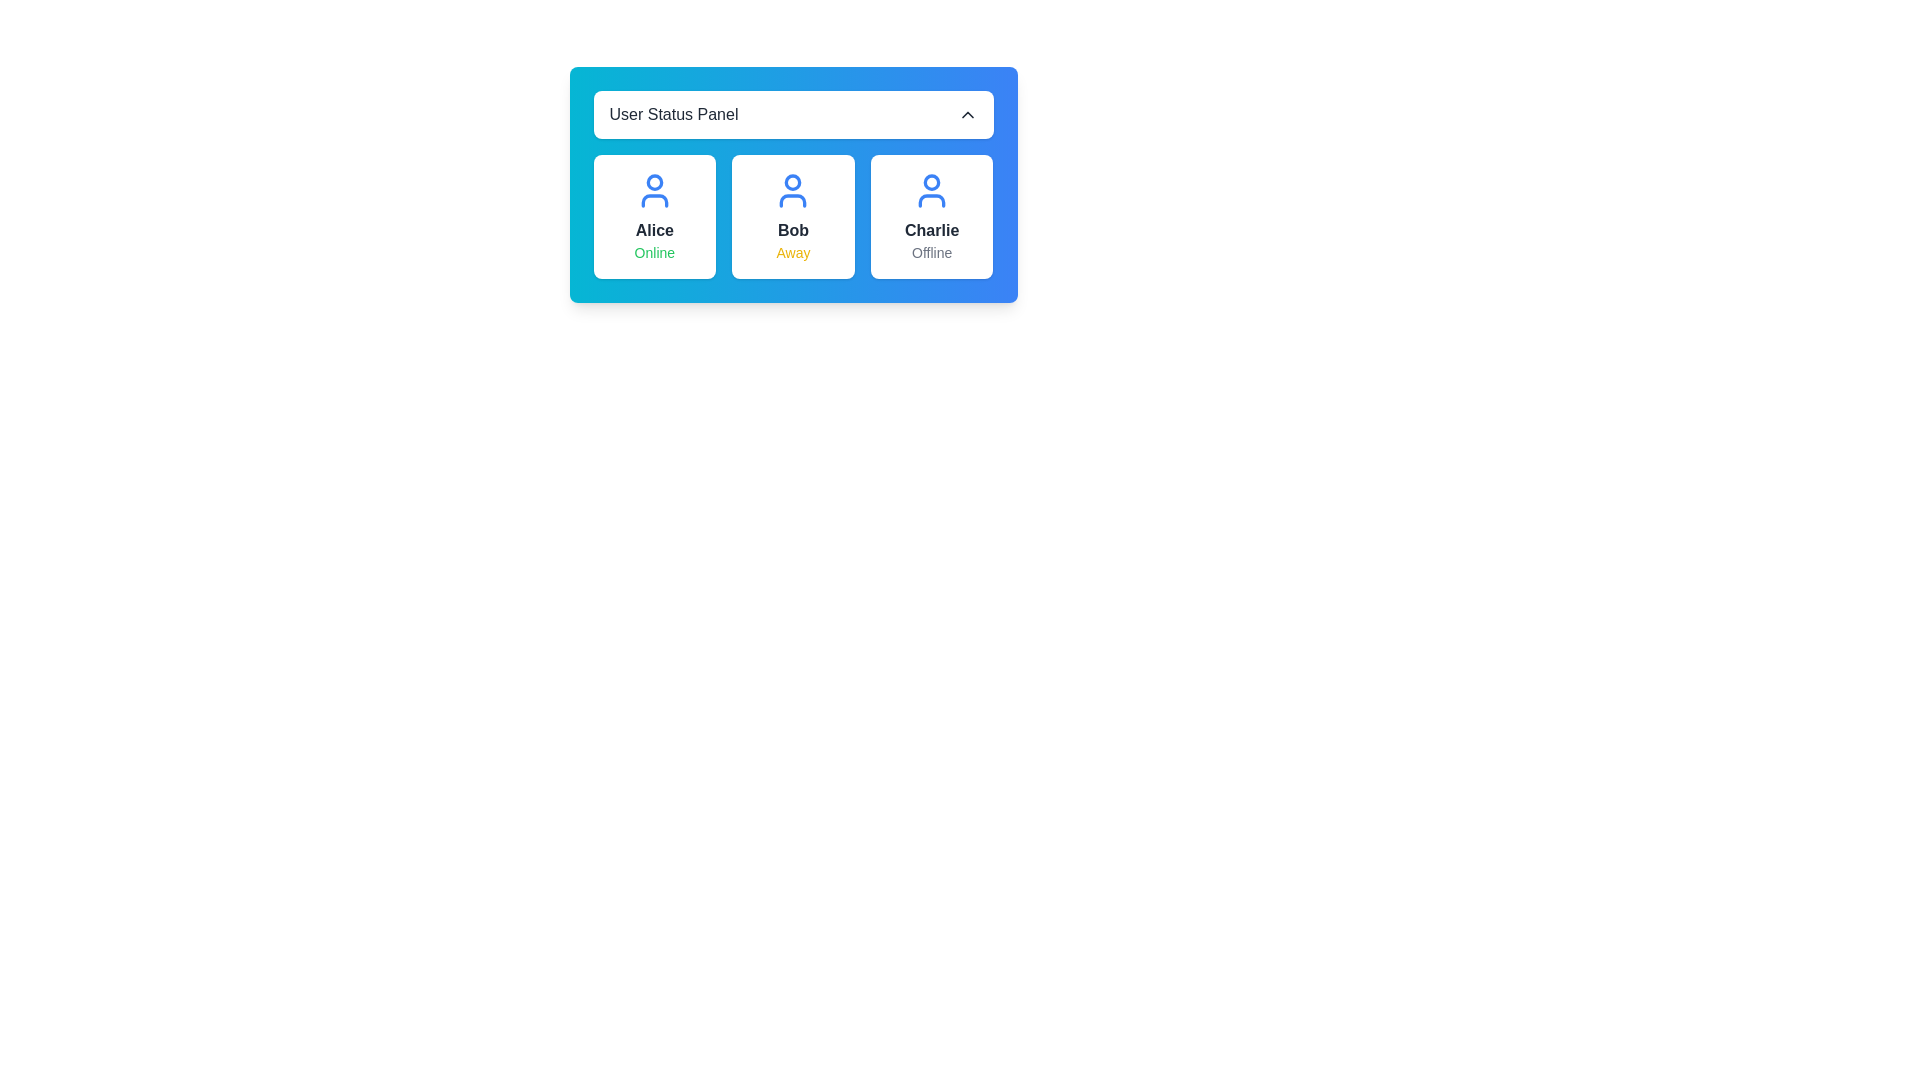  What do you see at coordinates (792, 115) in the screenshot?
I see `the 'User Status Panel' button to toggle the visibility of the user status grid` at bounding box center [792, 115].